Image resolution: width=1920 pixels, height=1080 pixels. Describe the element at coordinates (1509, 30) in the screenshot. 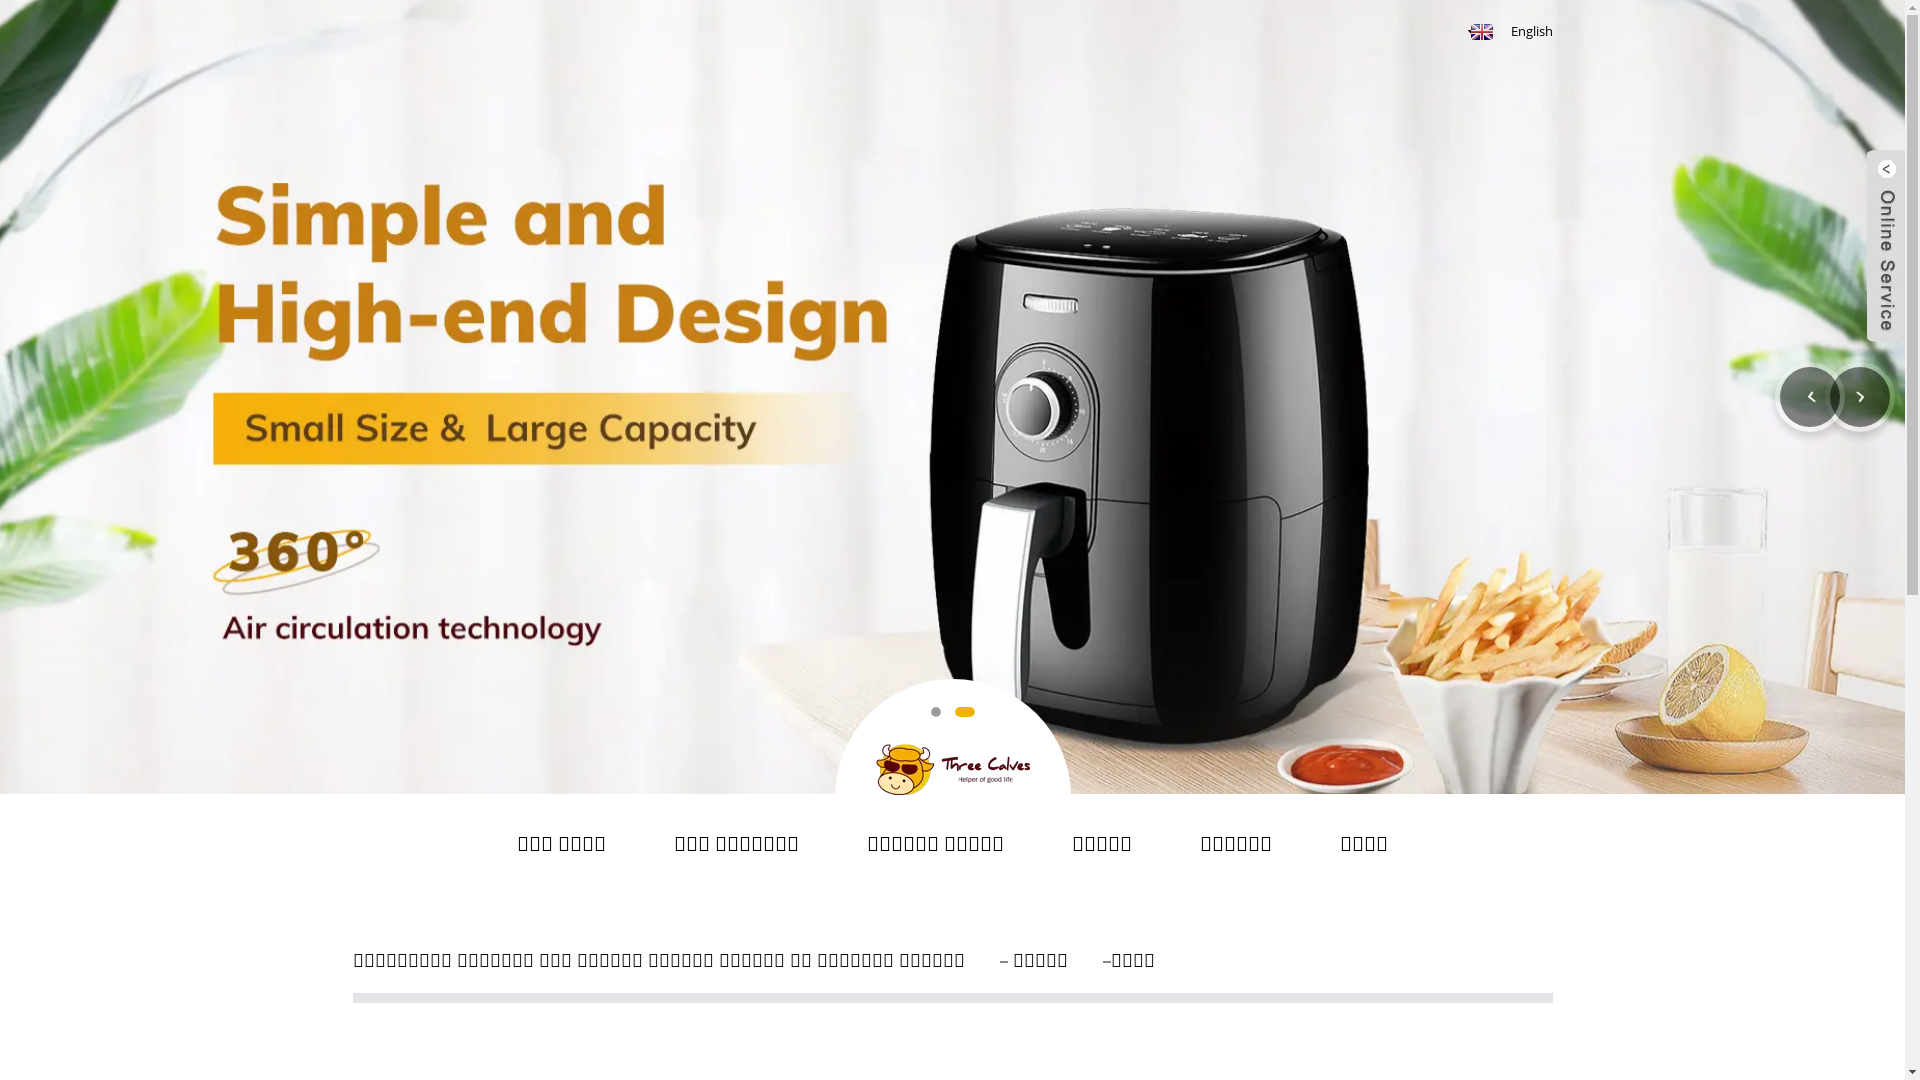

I see `'English'` at that location.